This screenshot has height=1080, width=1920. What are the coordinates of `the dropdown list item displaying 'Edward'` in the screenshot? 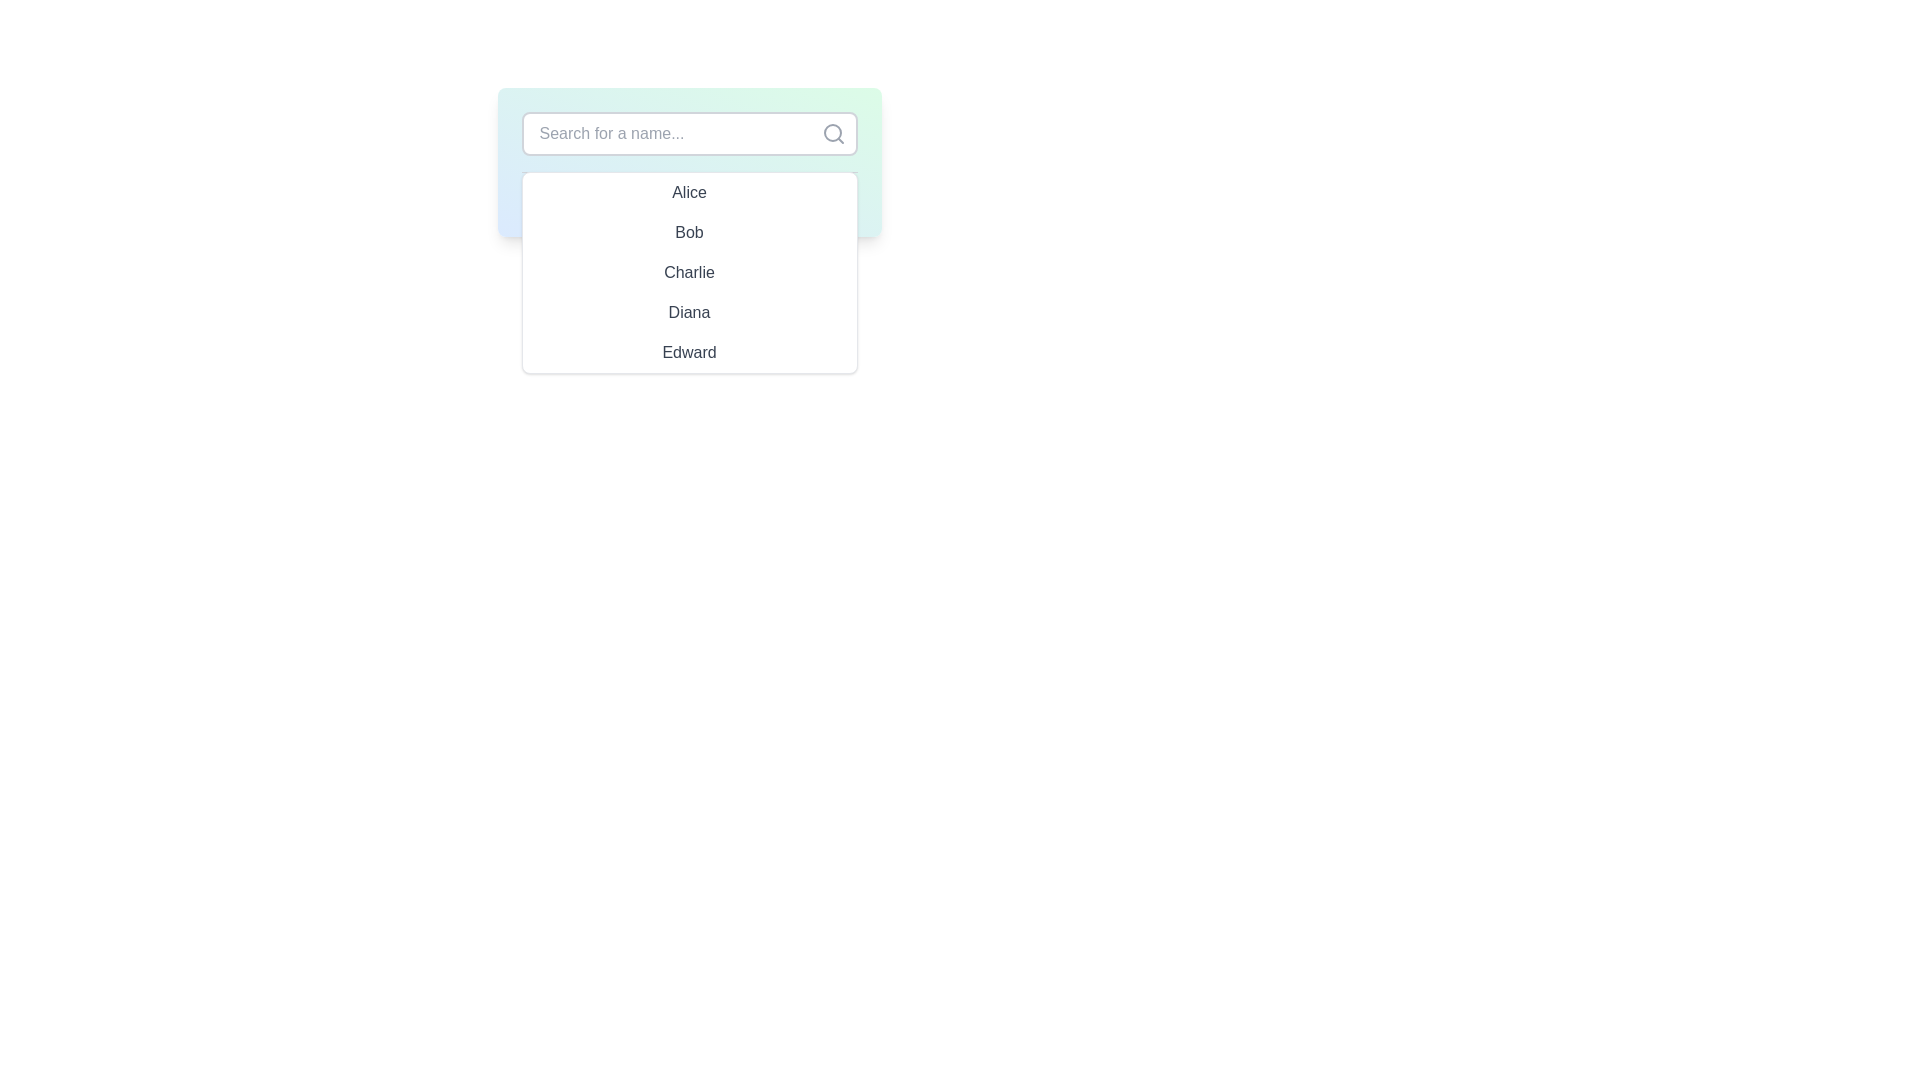 It's located at (689, 352).